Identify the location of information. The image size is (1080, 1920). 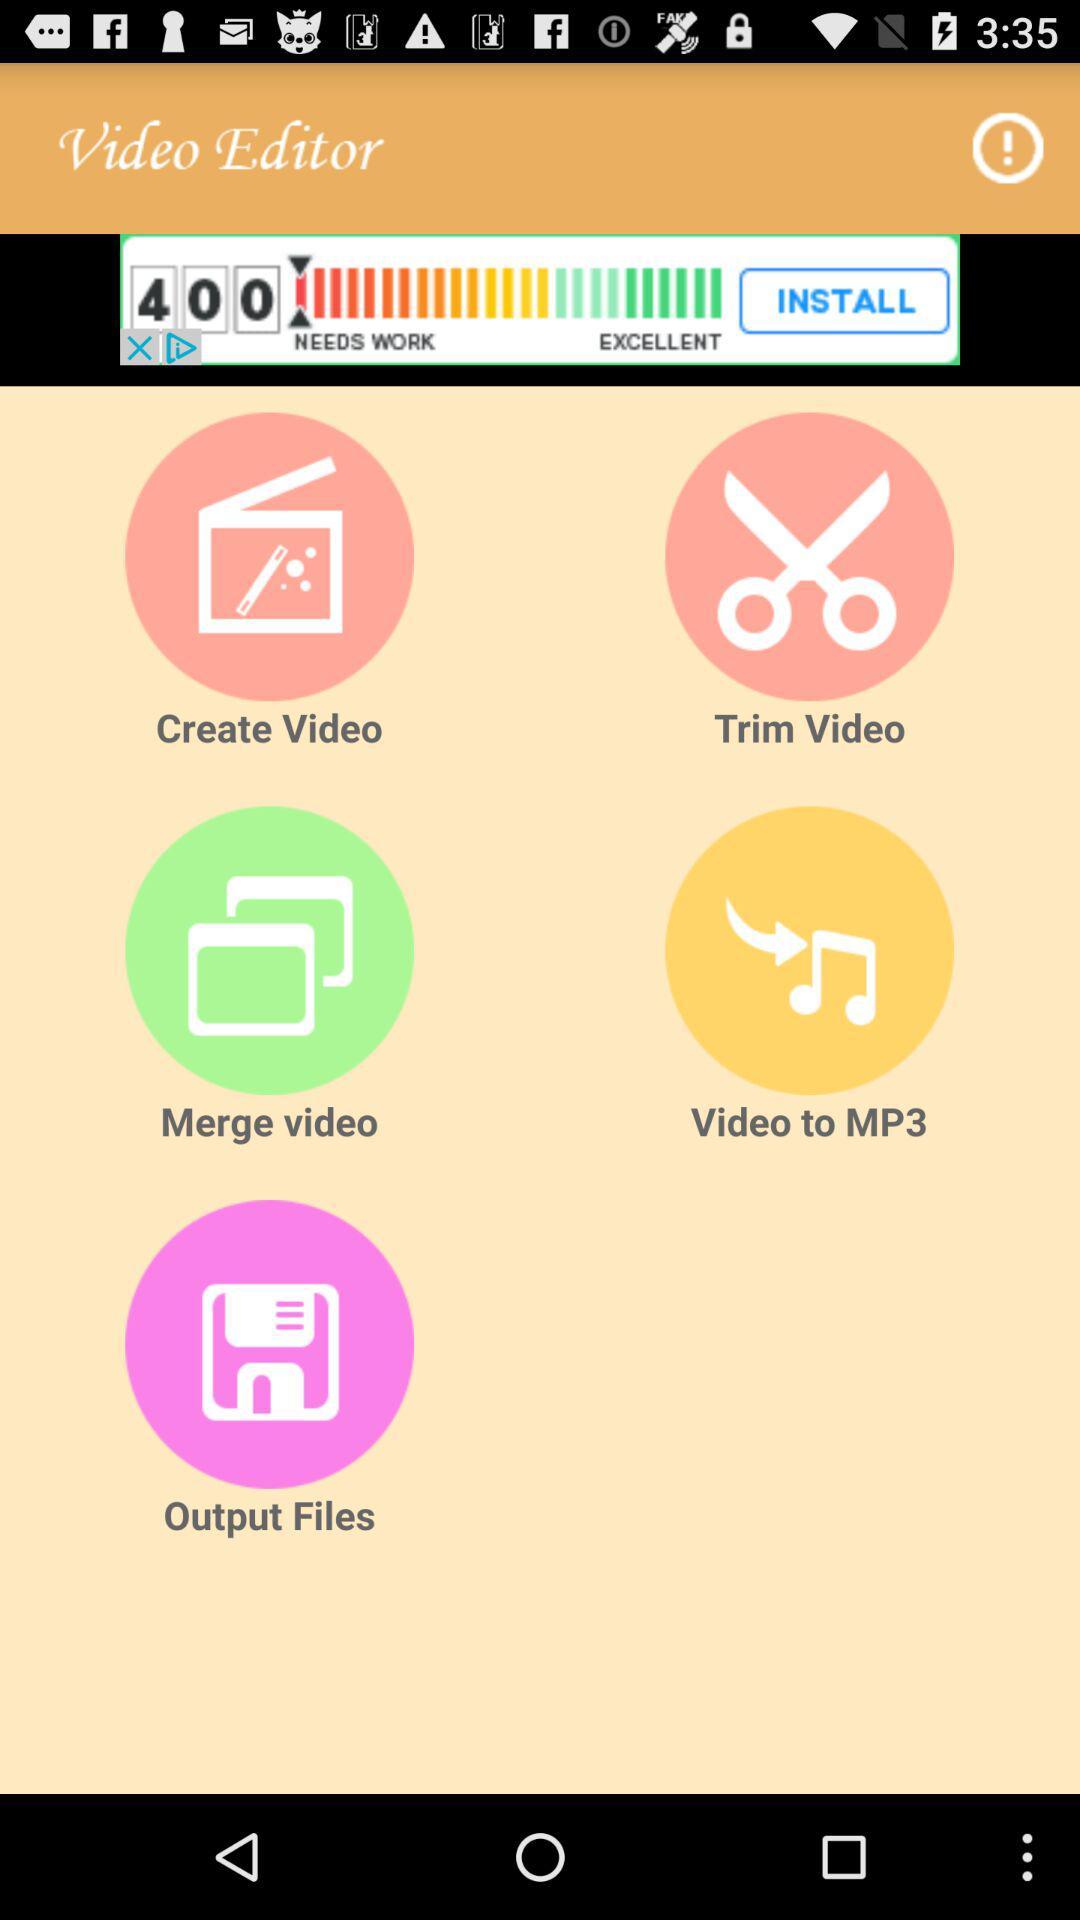
(1009, 147).